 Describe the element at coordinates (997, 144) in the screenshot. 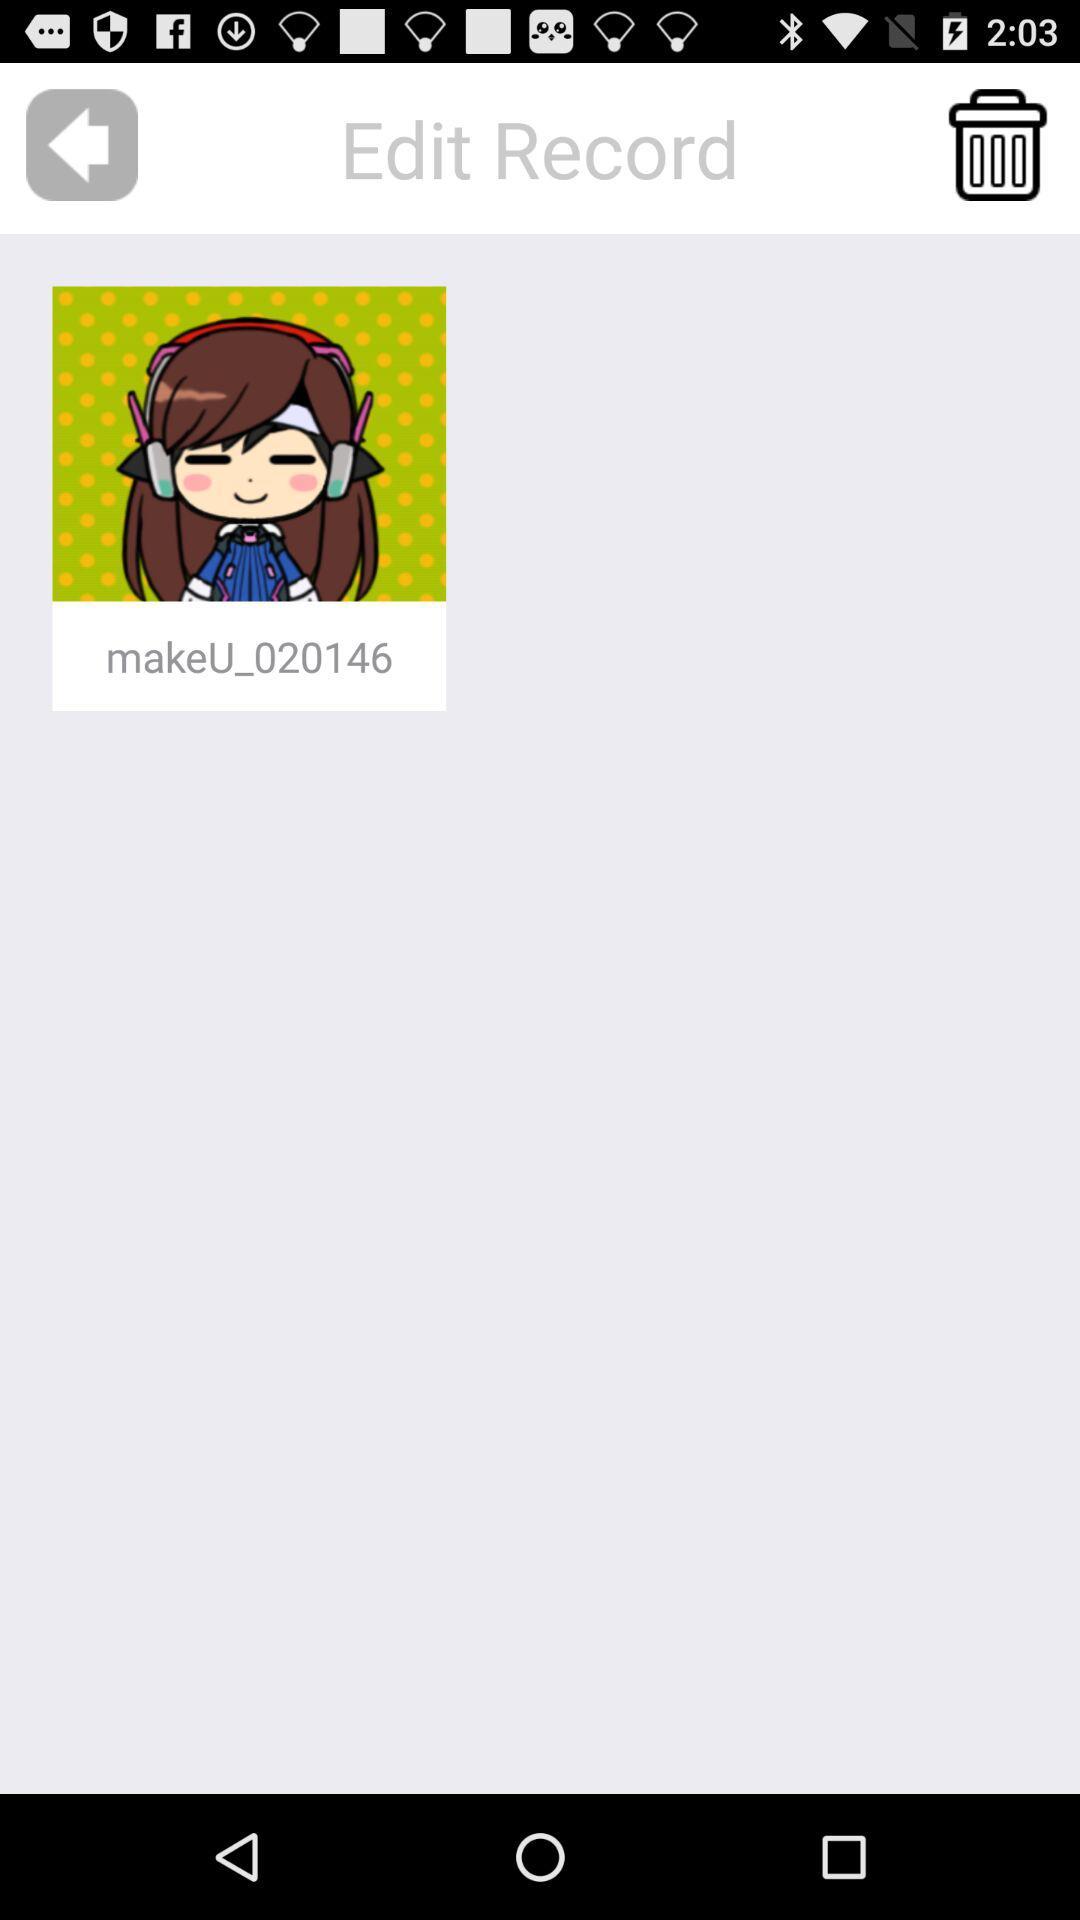

I see `app next to the edit record app` at that location.